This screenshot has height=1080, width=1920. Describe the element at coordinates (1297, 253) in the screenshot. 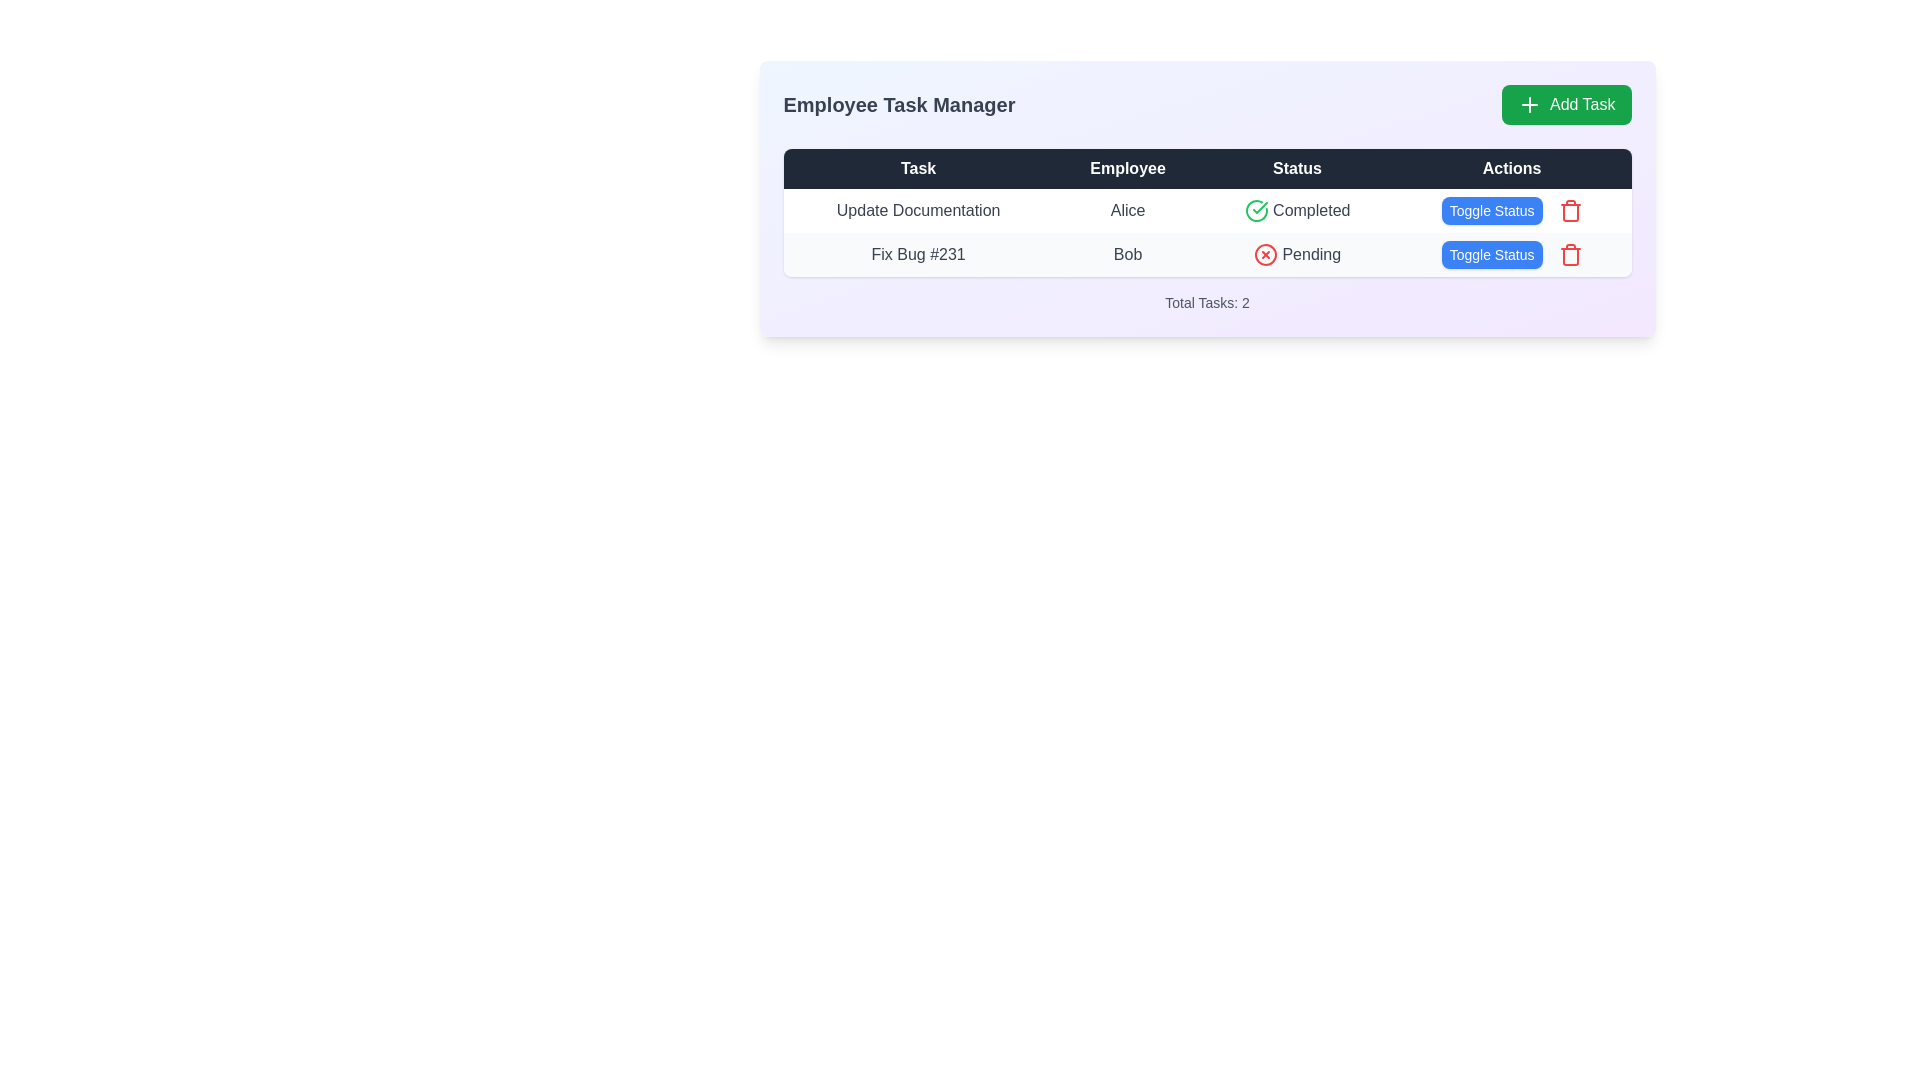

I see `the status indicator text for the task 'Fix Bug #231' in the second row of the table, showing it is currently in a 'Pending' state` at that location.